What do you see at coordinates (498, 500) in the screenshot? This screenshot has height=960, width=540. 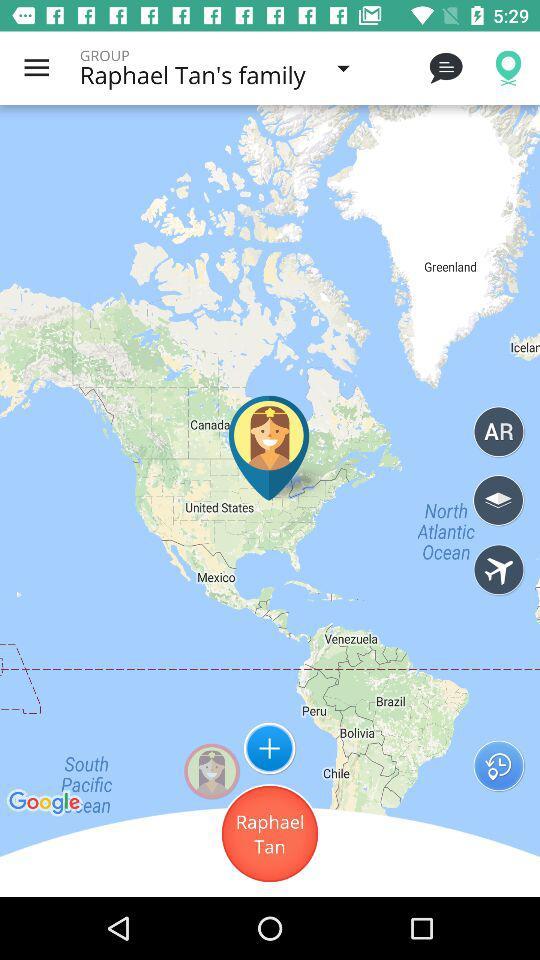 I see `the middle button at middle right` at bounding box center [498, 500].